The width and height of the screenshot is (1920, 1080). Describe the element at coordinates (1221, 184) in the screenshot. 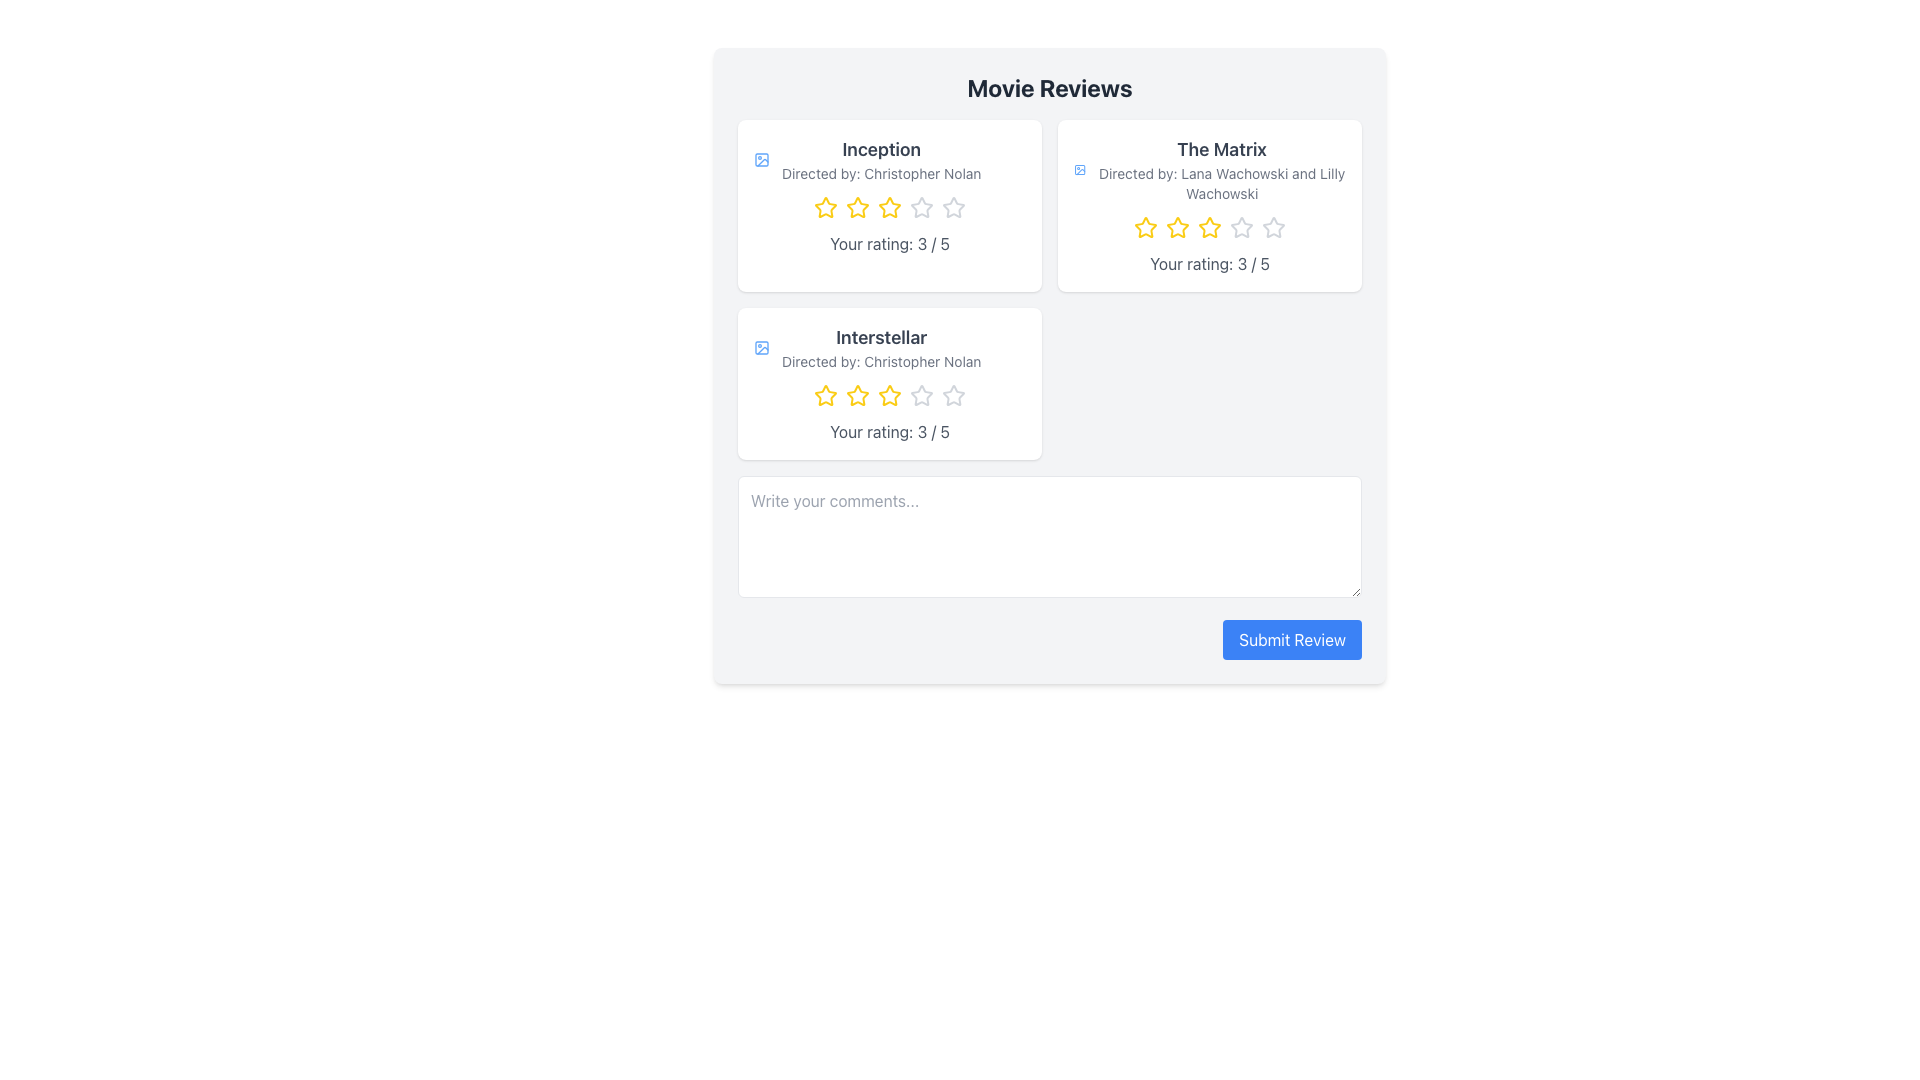

I see `the text label displaying 'Directed by: Lana Wachowski and Lilly Wachowski', which is styled in small gray font and located directly below the title 'The Matrix'` at that location.